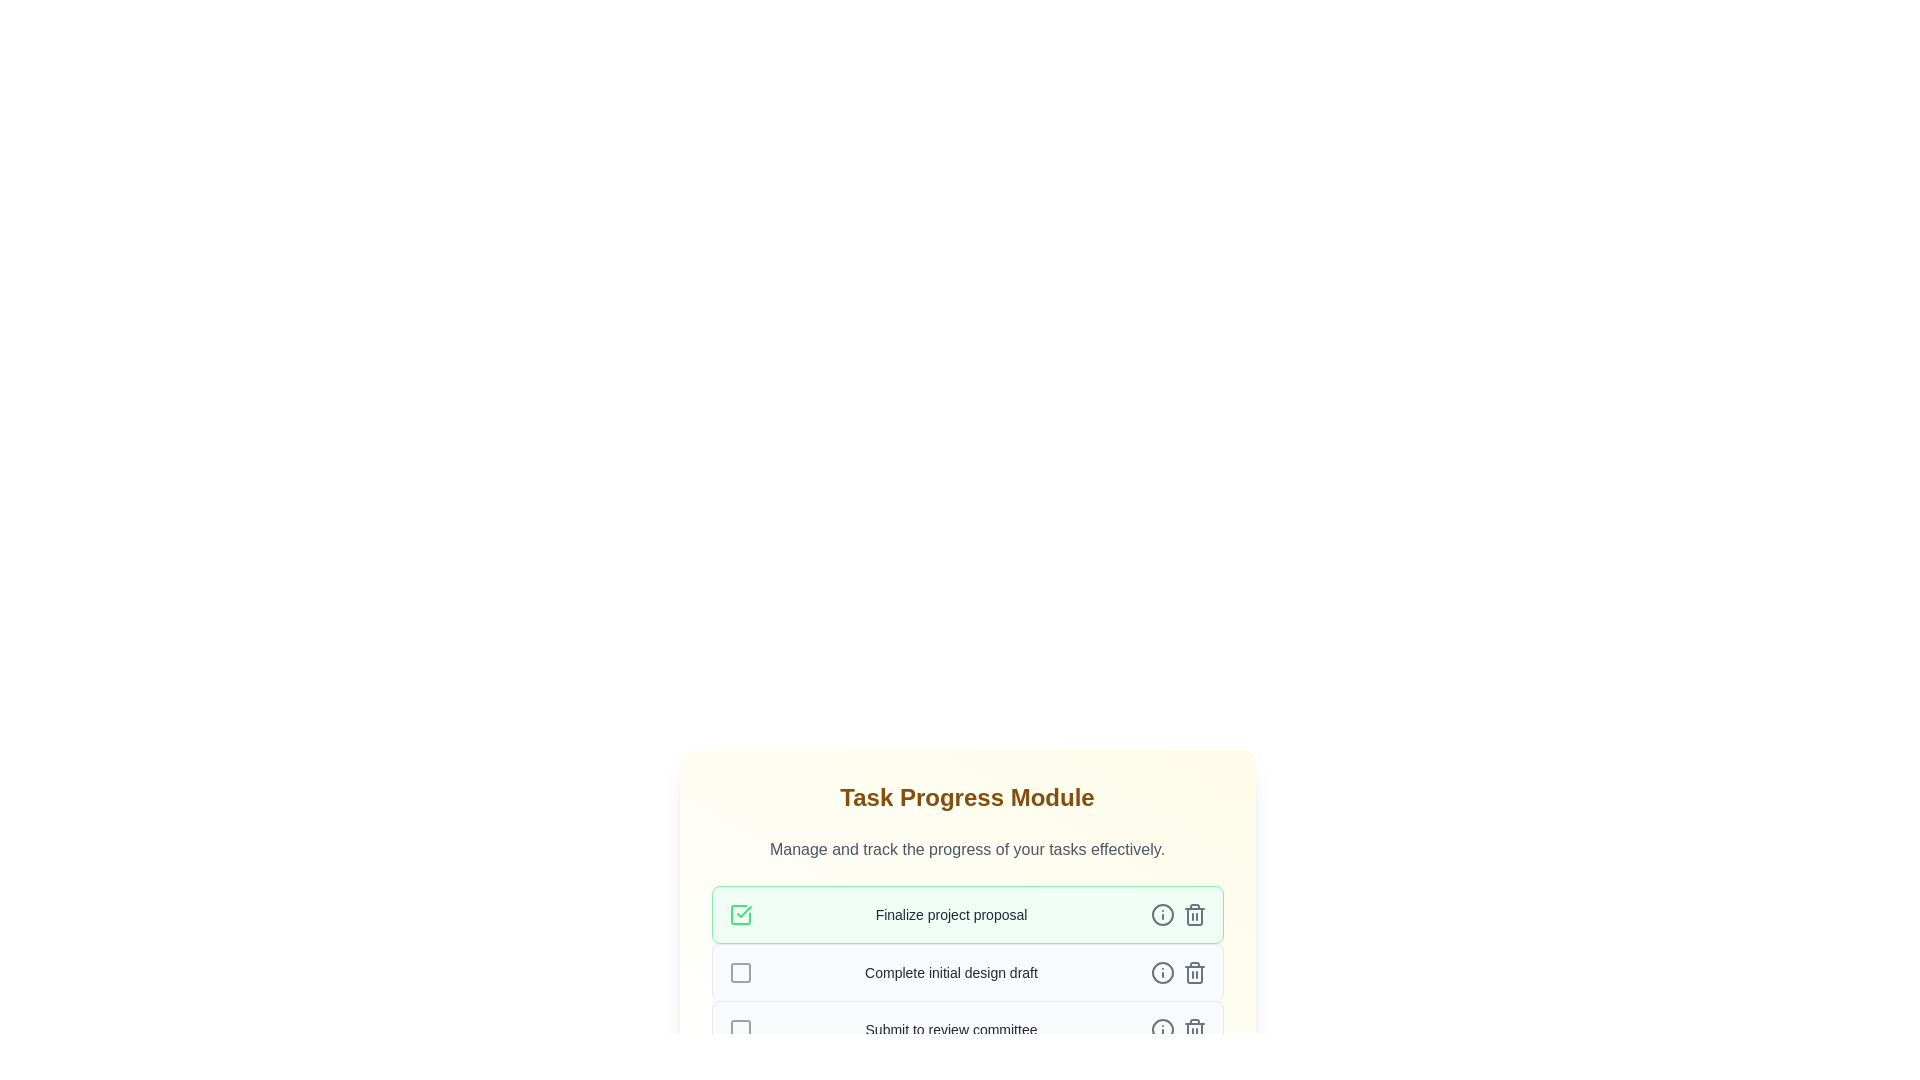 The height and width of the screenshot is (1080, 1920). I want to click on the checkbox with a checkmark indicating the completion of the 'Finalize project proposal' task in the Task Progress Module, so click(739, 914).